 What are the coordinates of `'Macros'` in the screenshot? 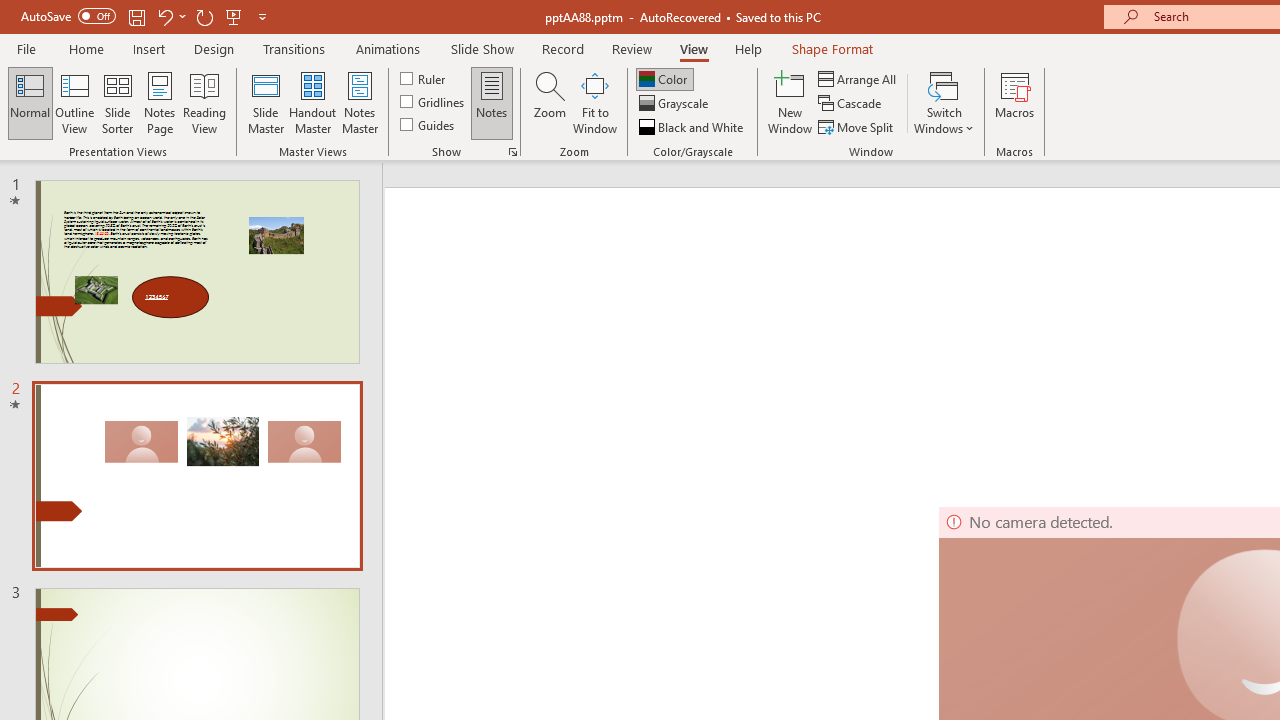 It's located at (1015, 103).